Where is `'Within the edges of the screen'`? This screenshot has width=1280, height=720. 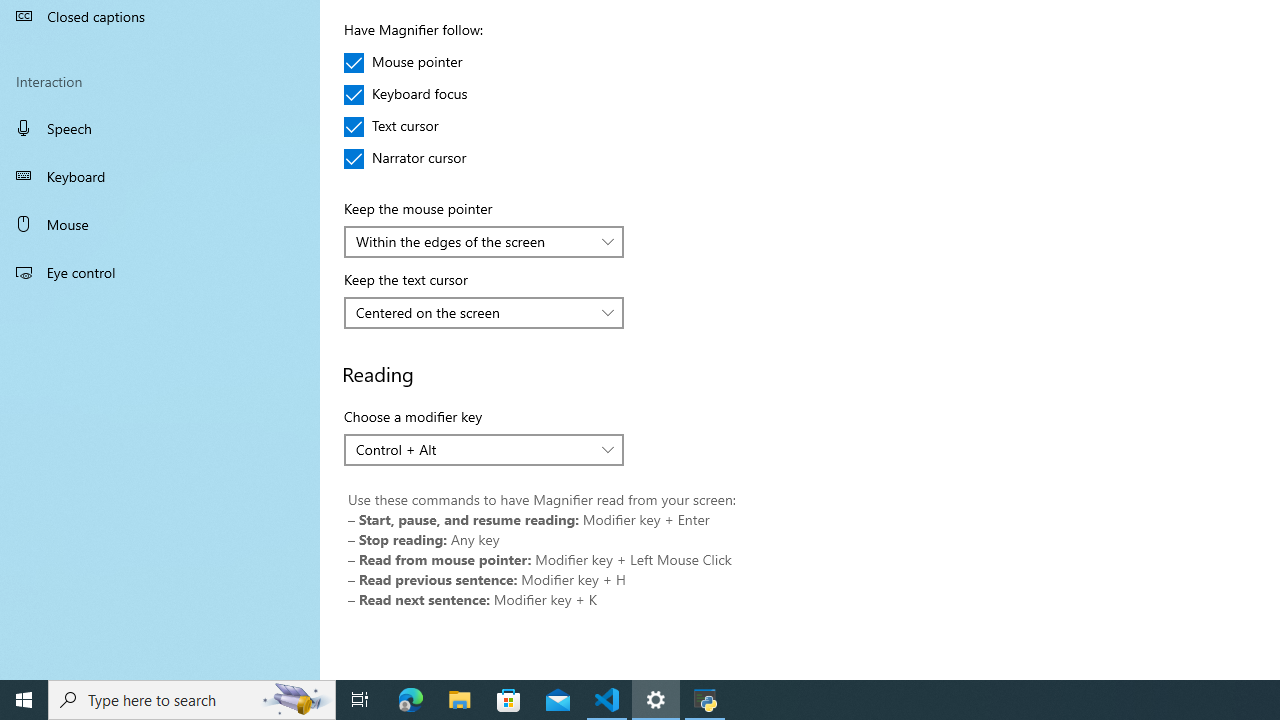
'Within the edges of the screen' is located at coordinates (472, 240).